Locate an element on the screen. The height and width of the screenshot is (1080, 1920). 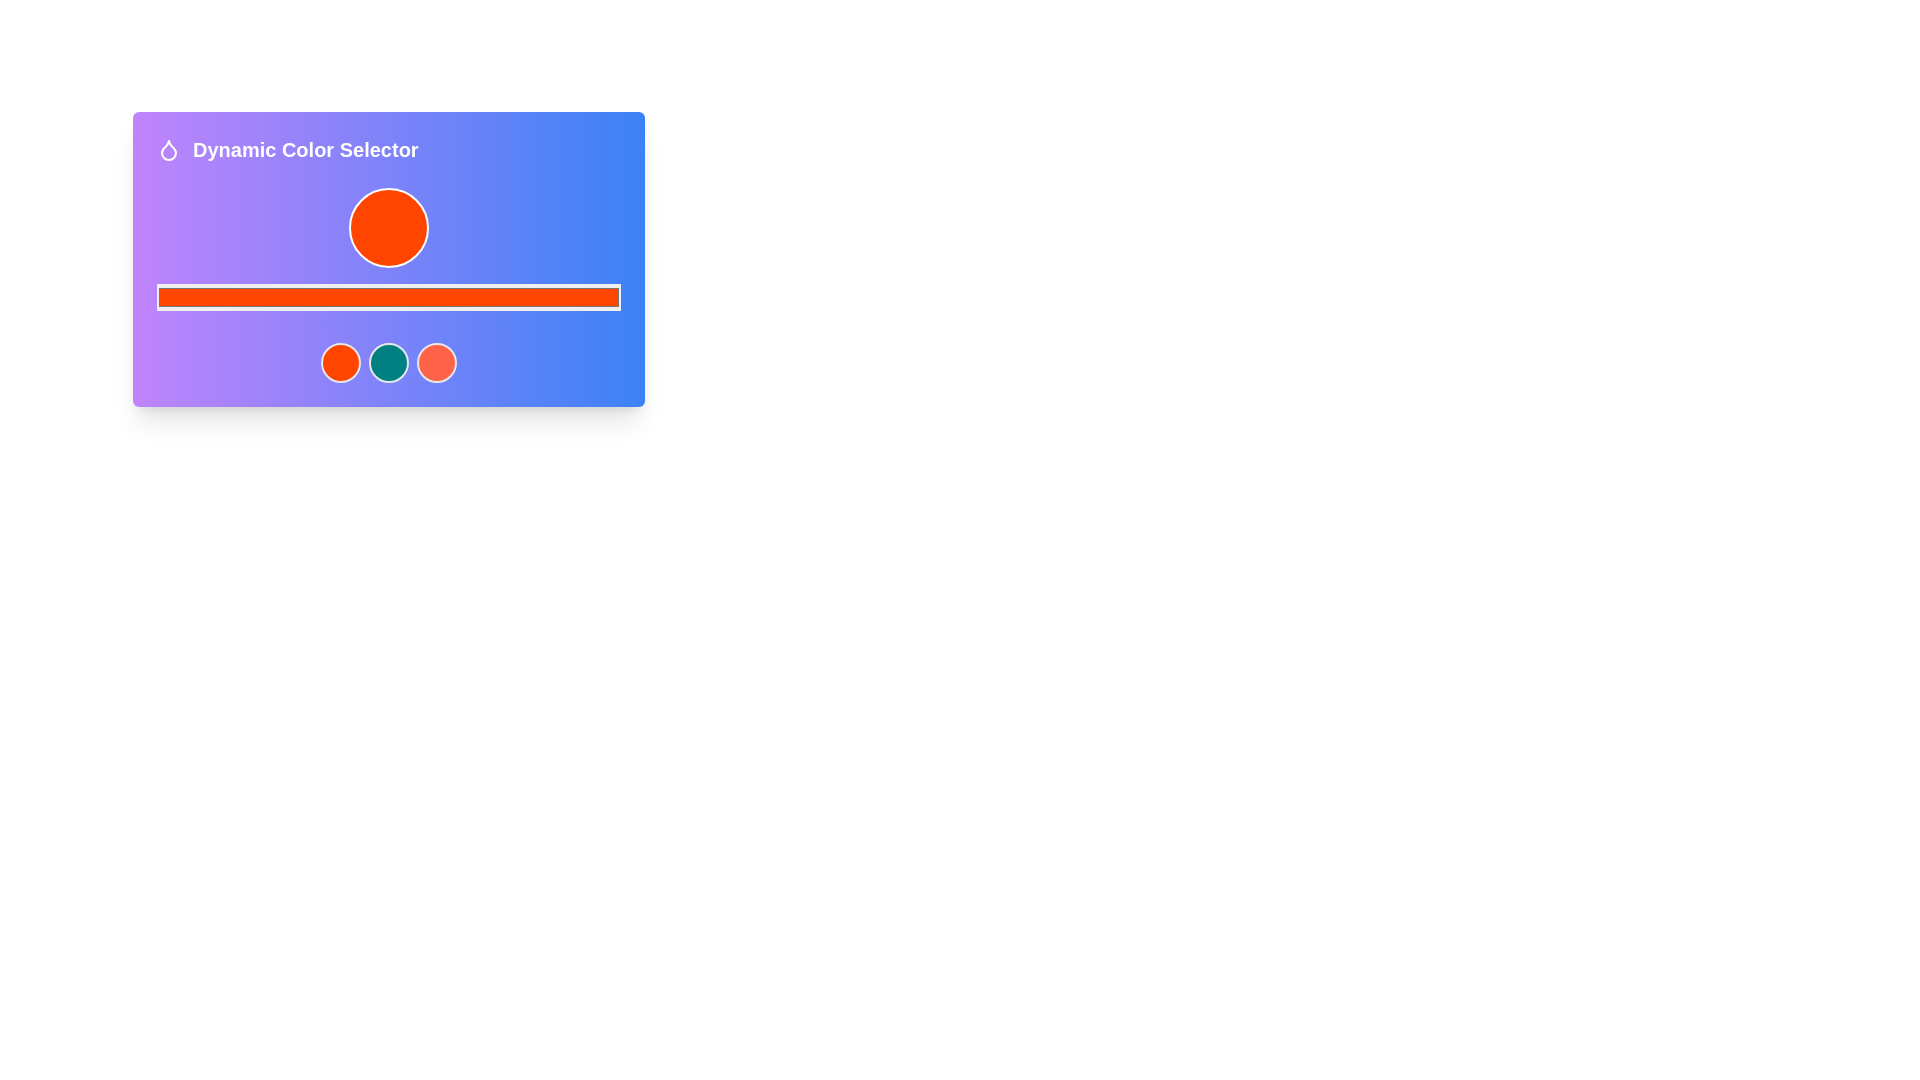
the leftmost button in a row of three buttons is located at coordinates (340, 362).